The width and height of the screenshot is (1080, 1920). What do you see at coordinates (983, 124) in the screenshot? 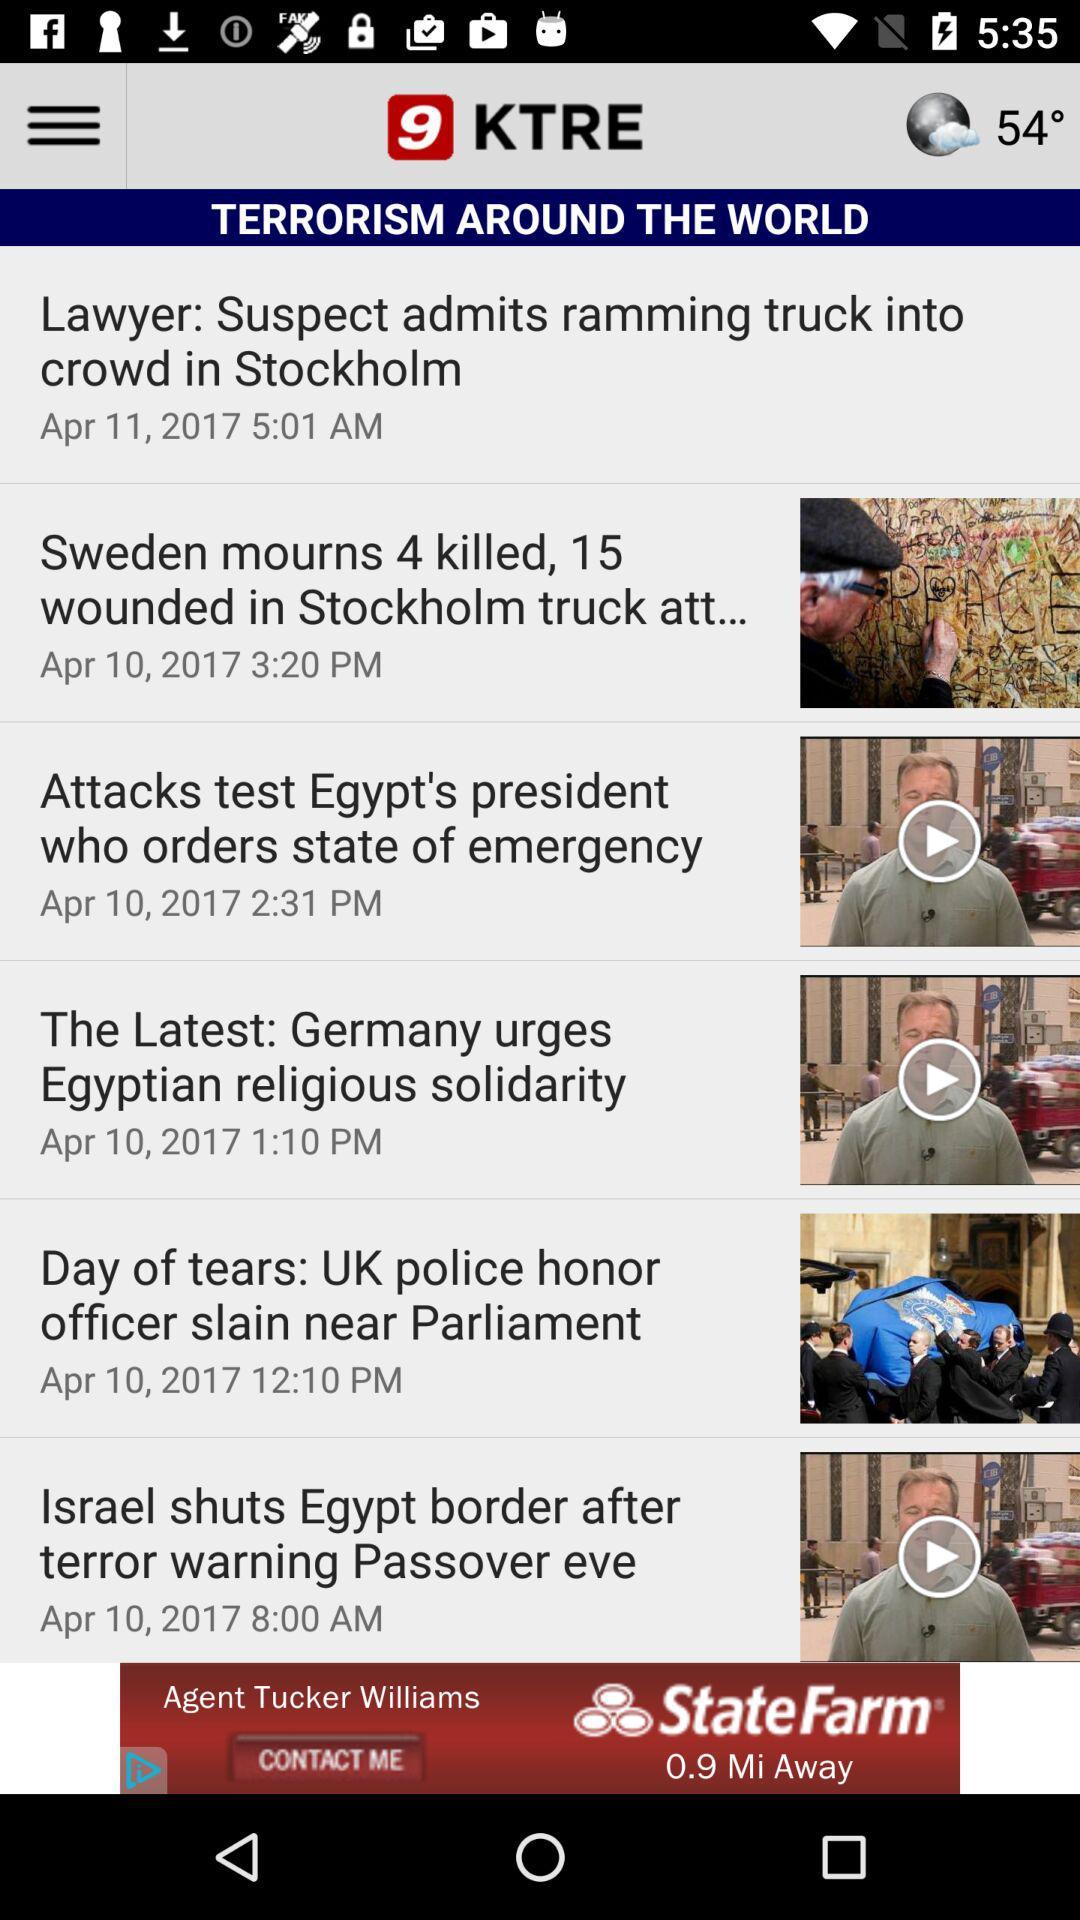
I see `the star icon` at bounding box center [983, 124].